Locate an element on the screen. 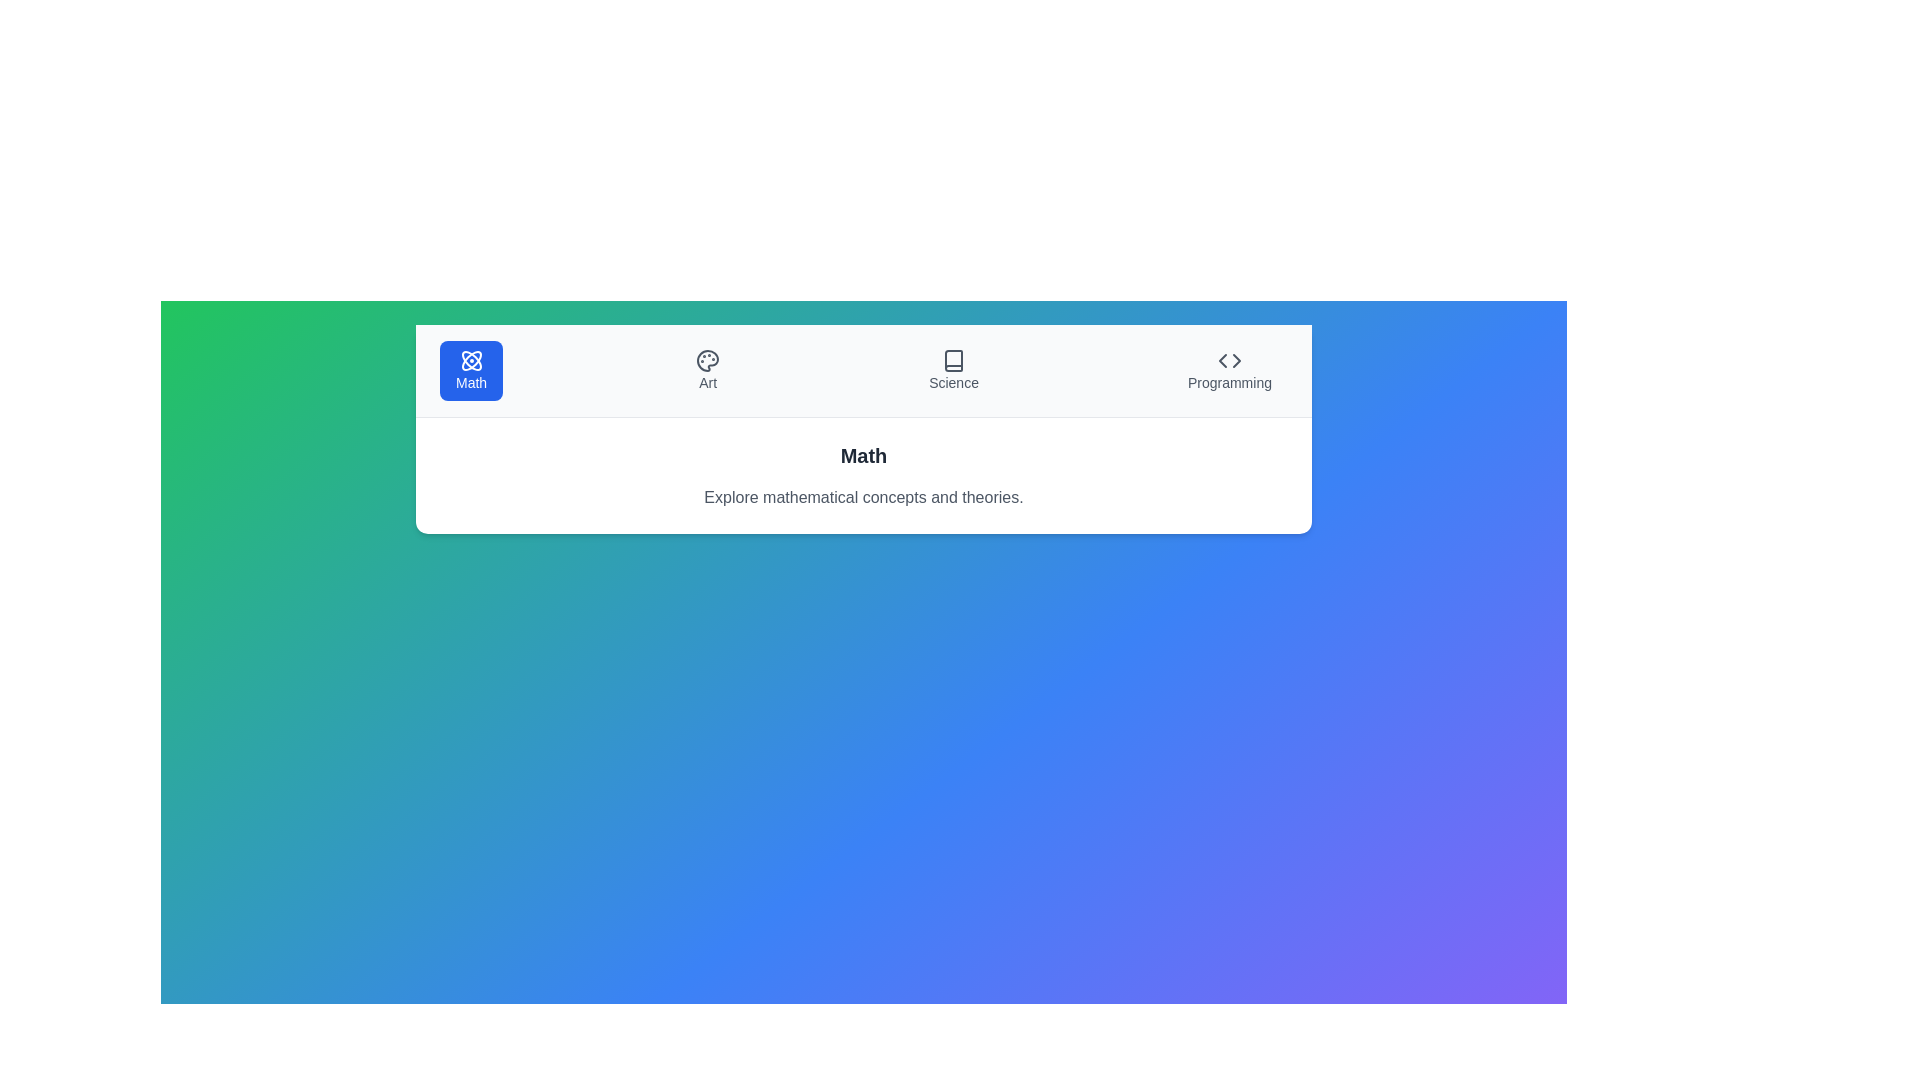 This screenshot has width=1920, height=1080. the subject Science by clicking on its respective button is located at coordinates (953, 370).